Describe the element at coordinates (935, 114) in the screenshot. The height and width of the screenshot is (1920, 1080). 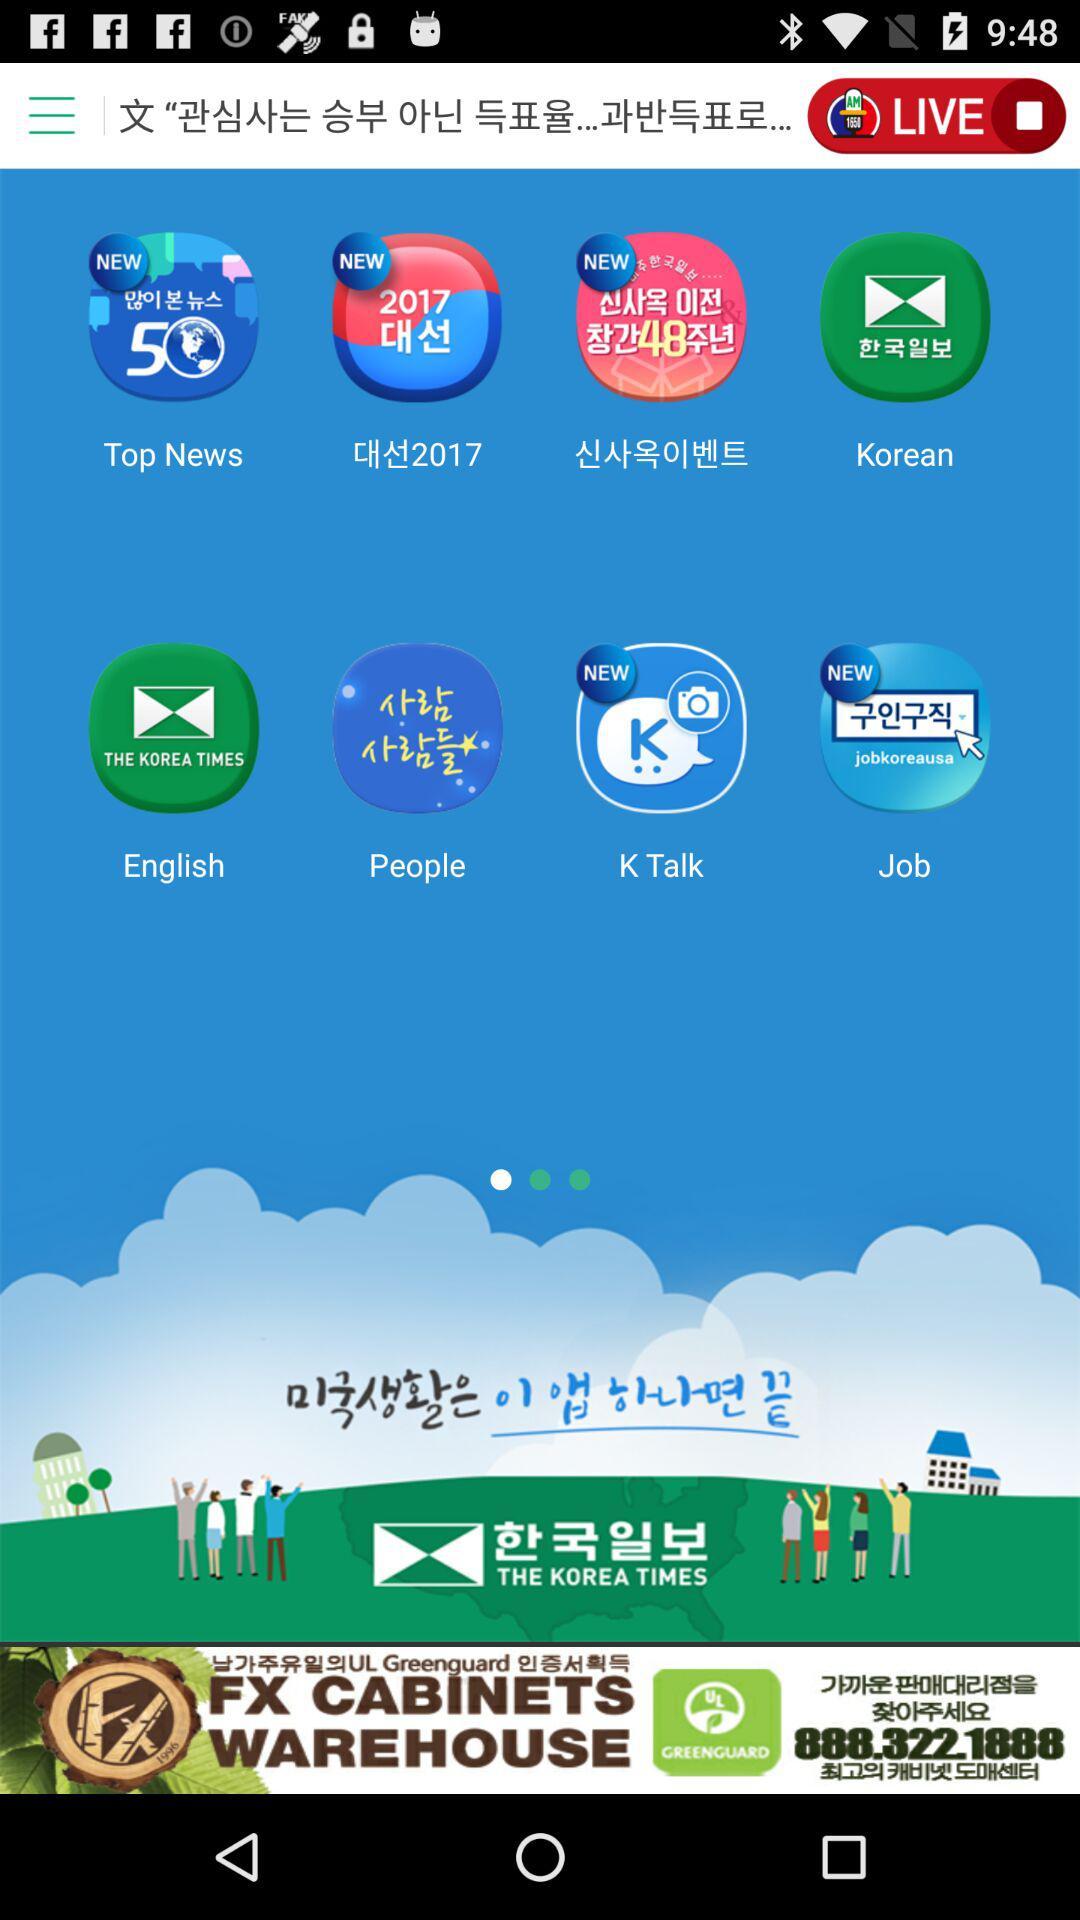
I see `watch live broadcast` at that location.